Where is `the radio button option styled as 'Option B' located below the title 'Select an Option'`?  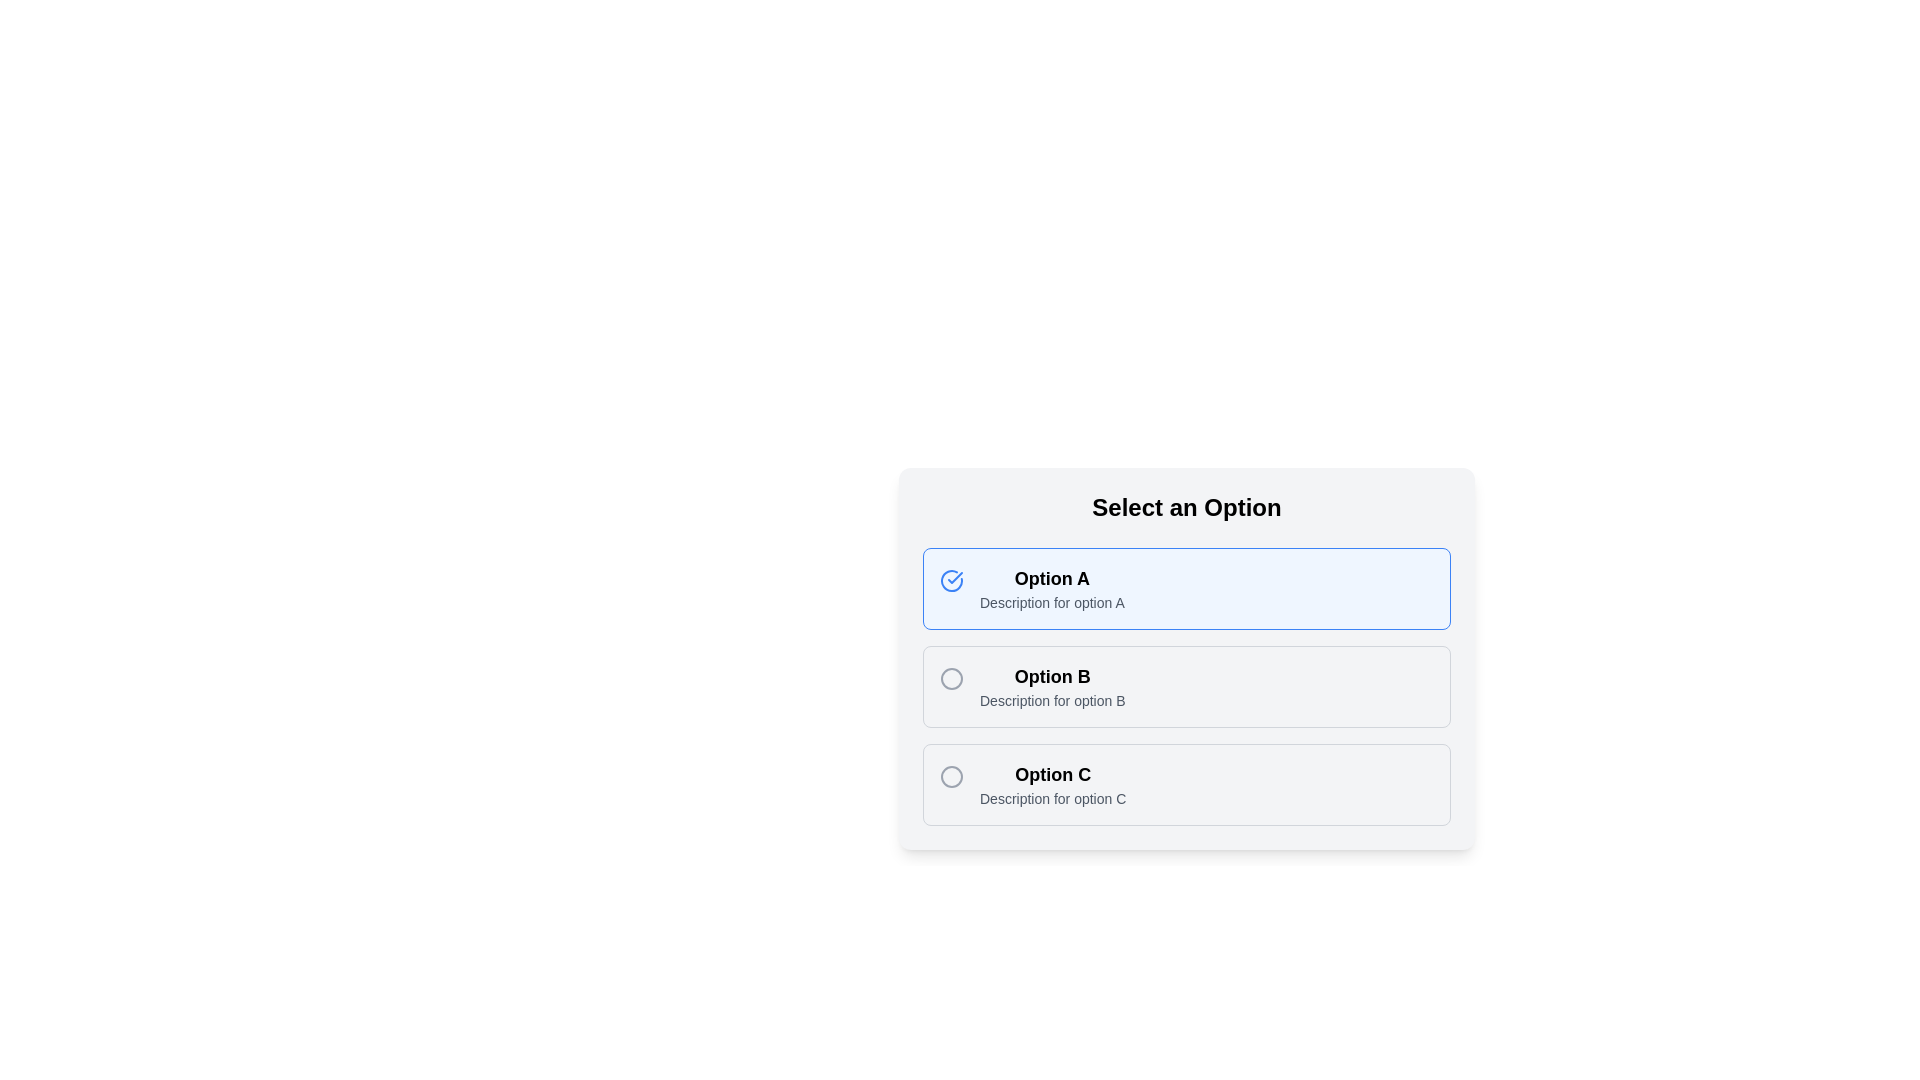
the radio button option styled as 'Option B' located below the title 'Select an Option' is located at coordinates (1186, 685).